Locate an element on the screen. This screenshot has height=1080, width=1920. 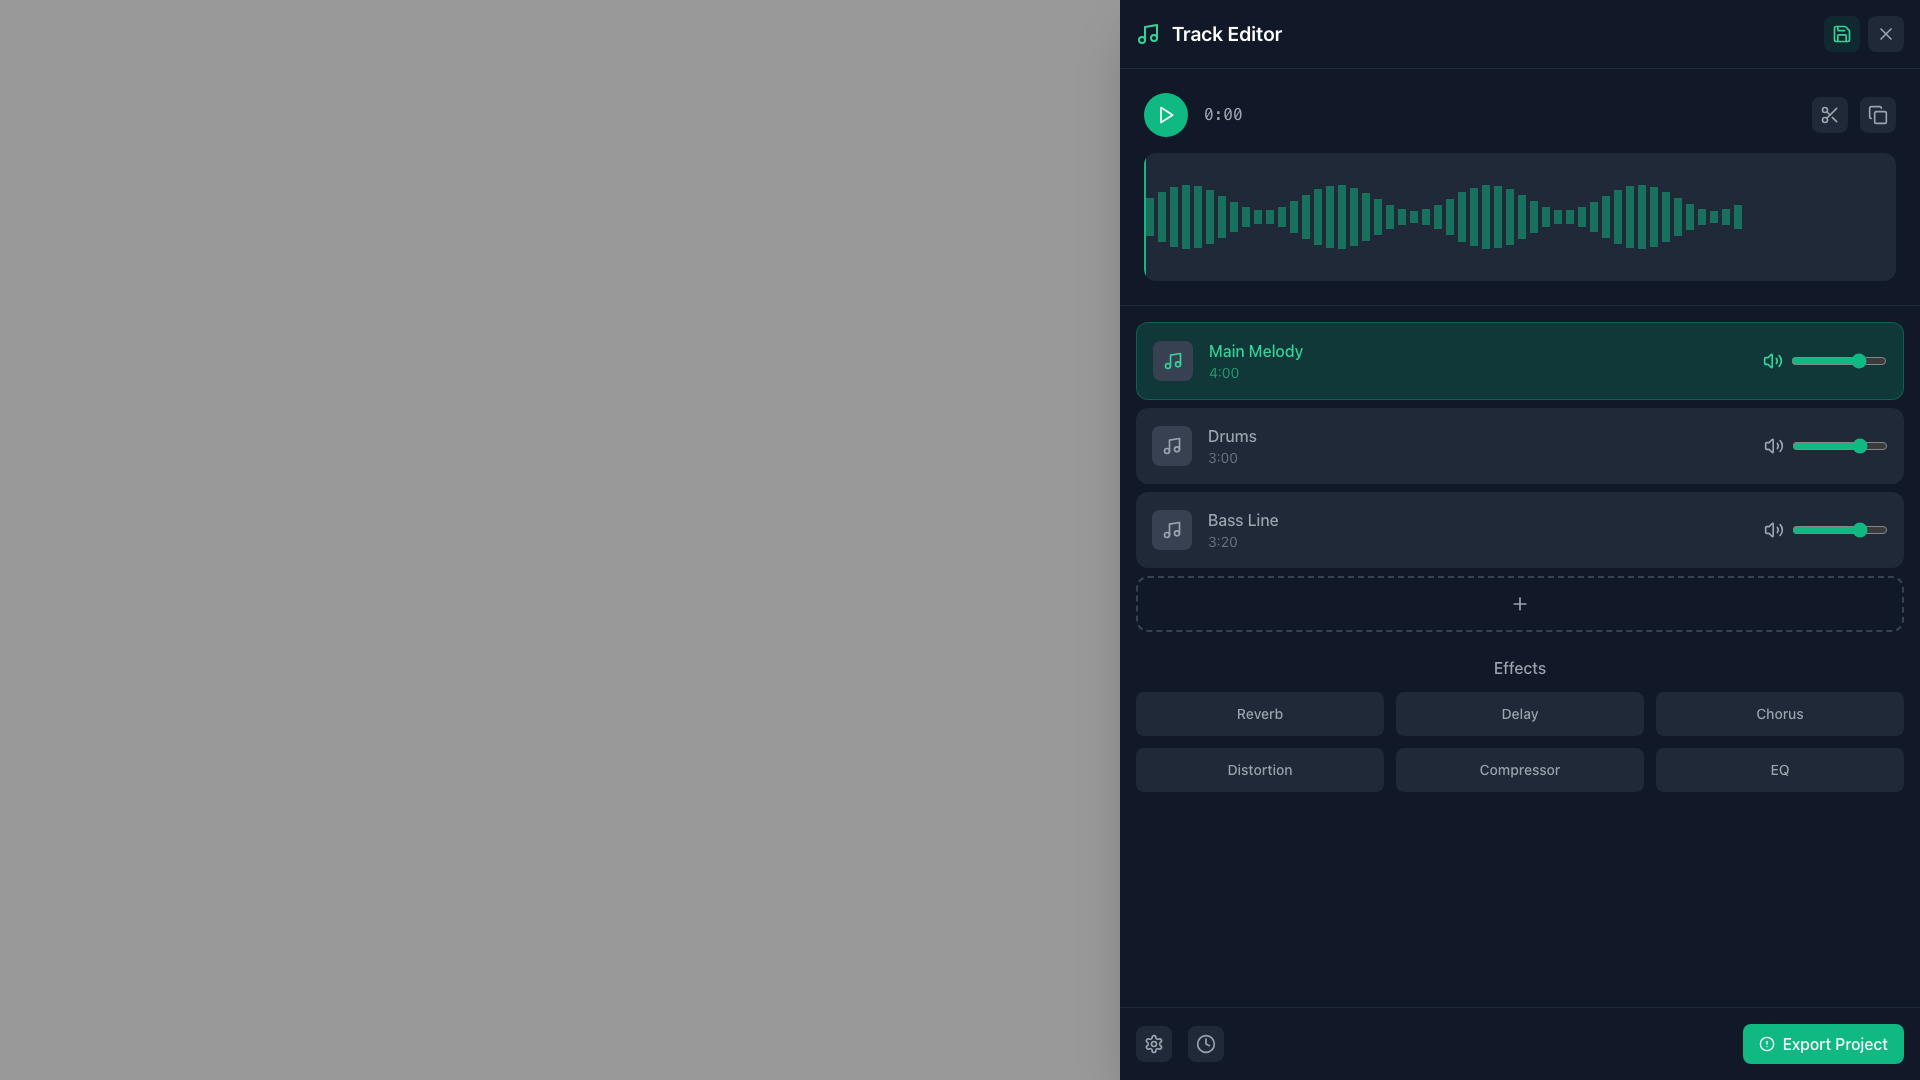
the top-right icon in the control interface group, which is likely associated with duplicating content or managing clipboard functions is located at coordinates (1879, 117).